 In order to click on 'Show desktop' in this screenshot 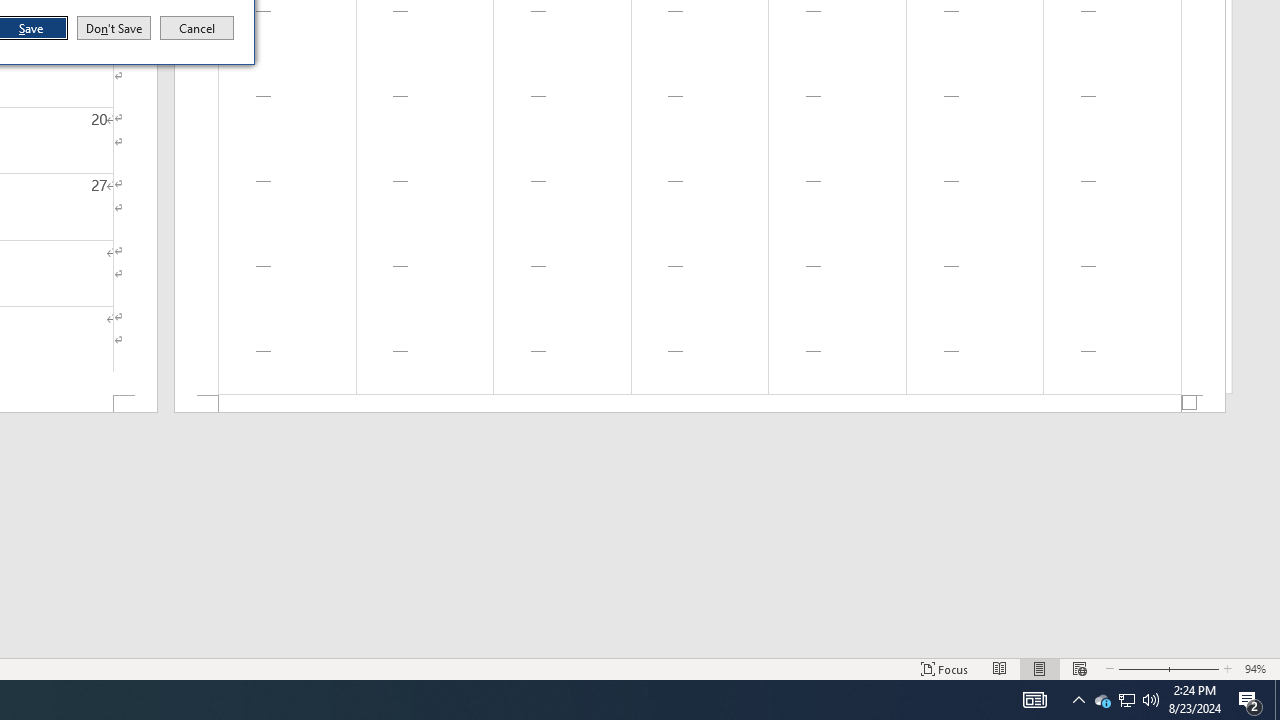, I will do `click(1276, 698)`.